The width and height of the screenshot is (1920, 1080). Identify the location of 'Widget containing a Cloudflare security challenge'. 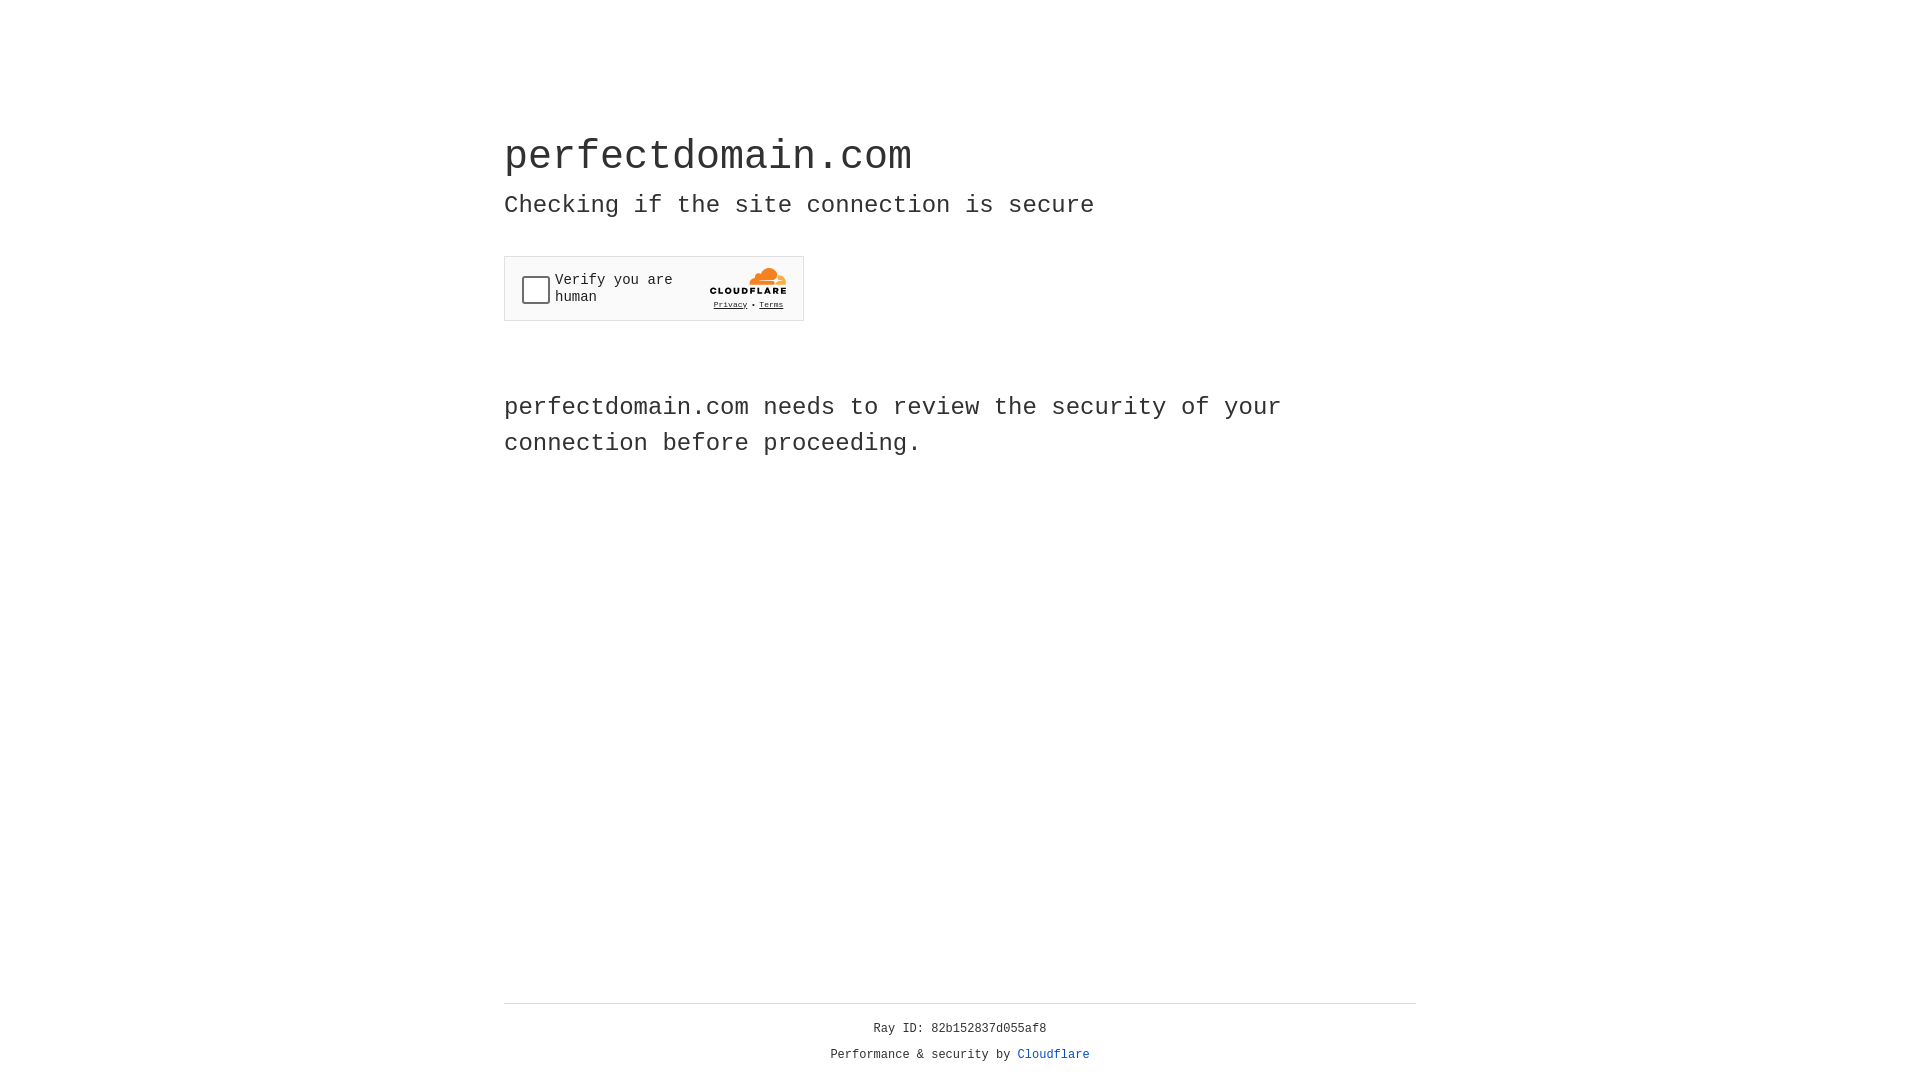
(653, 288).